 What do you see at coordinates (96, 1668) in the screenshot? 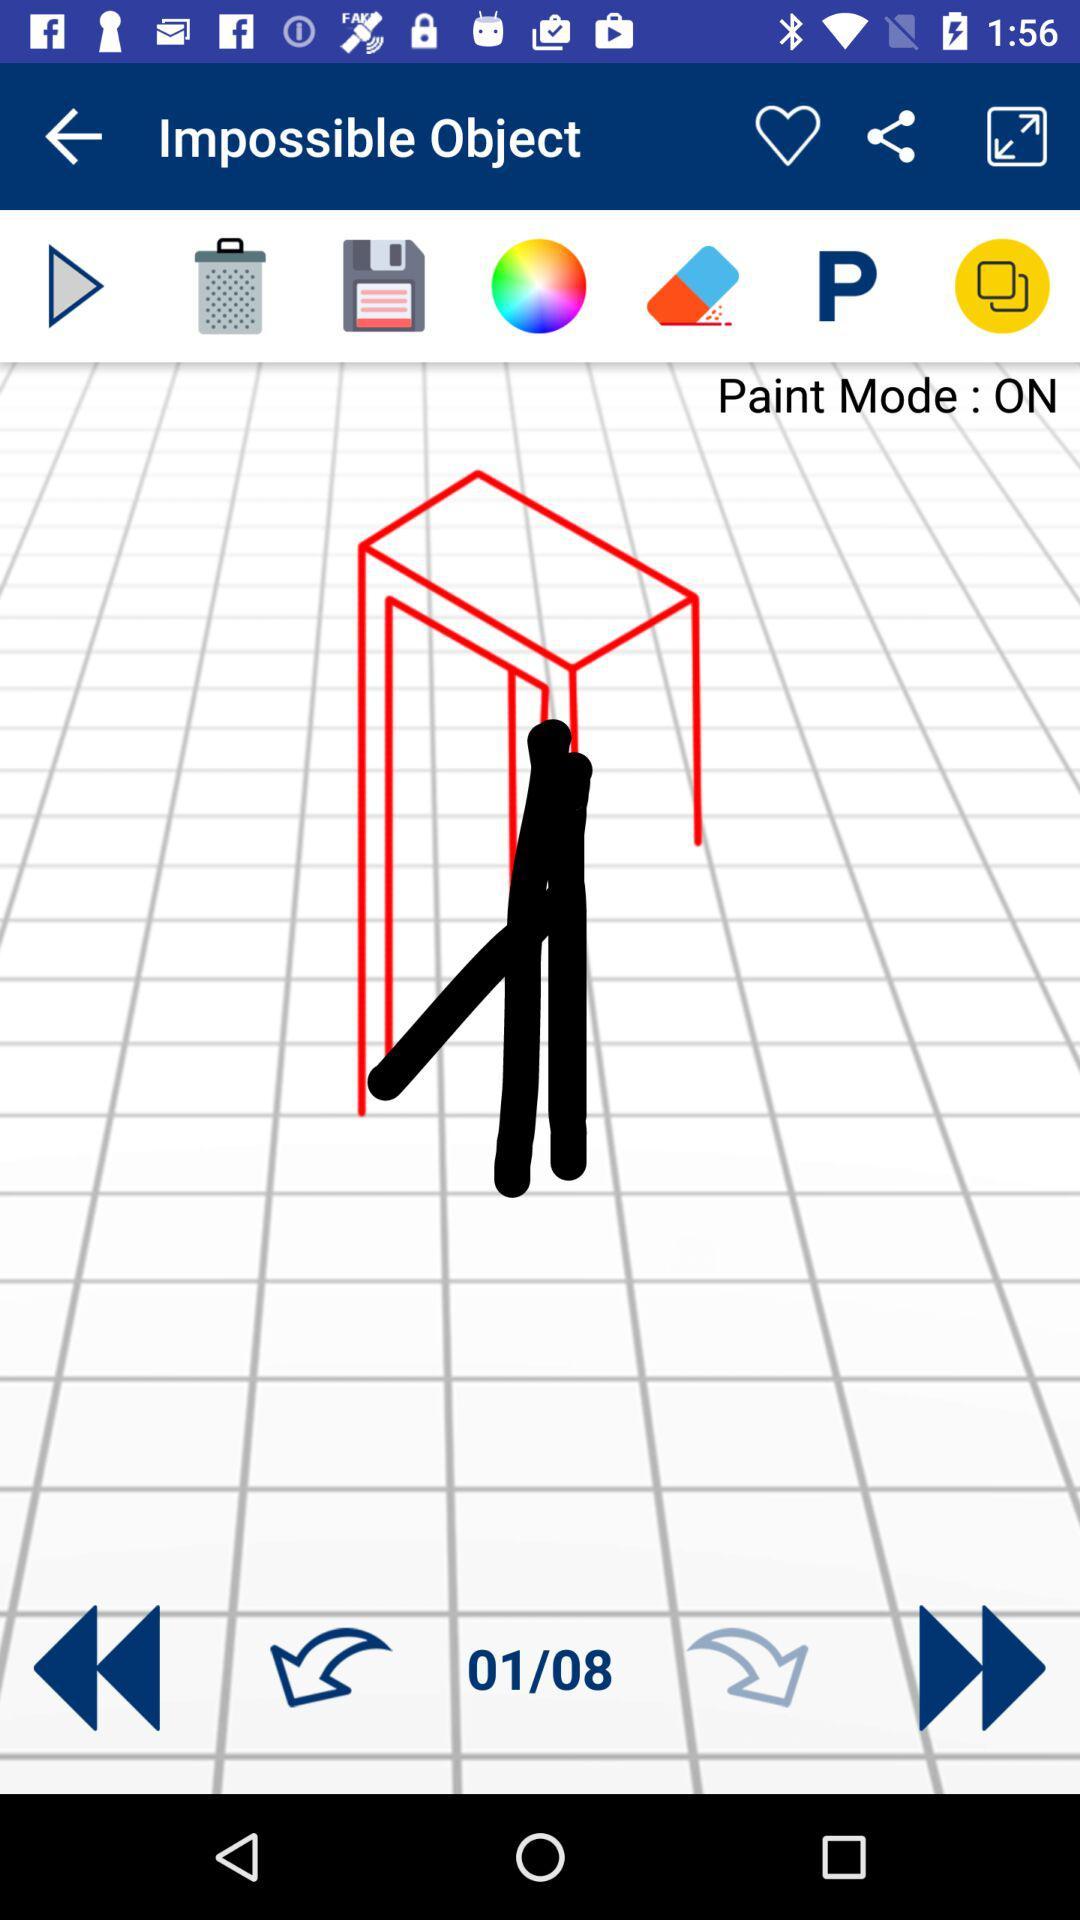
I see `the av_rewind icon` at bounding box center [96, 1668].